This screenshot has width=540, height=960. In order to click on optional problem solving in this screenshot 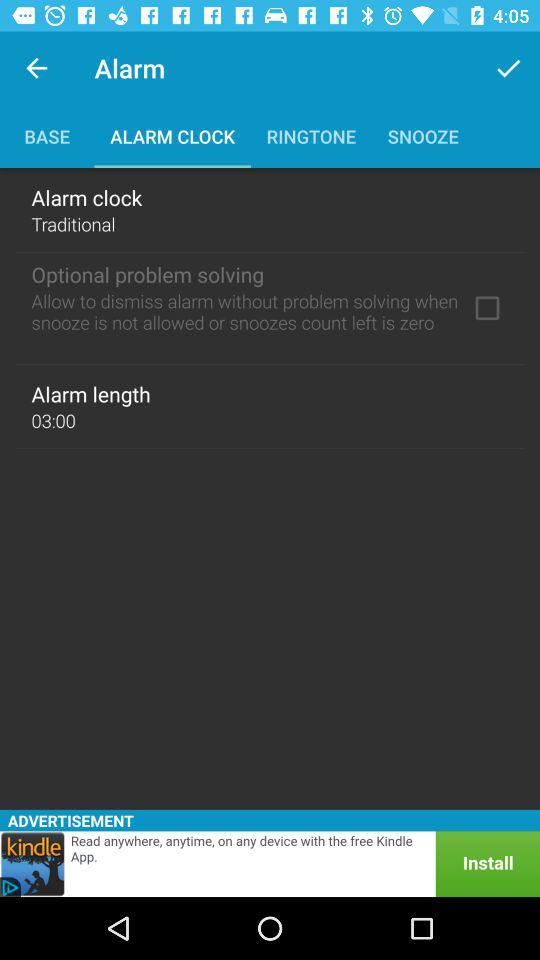, I will do `click(486, 308)`.